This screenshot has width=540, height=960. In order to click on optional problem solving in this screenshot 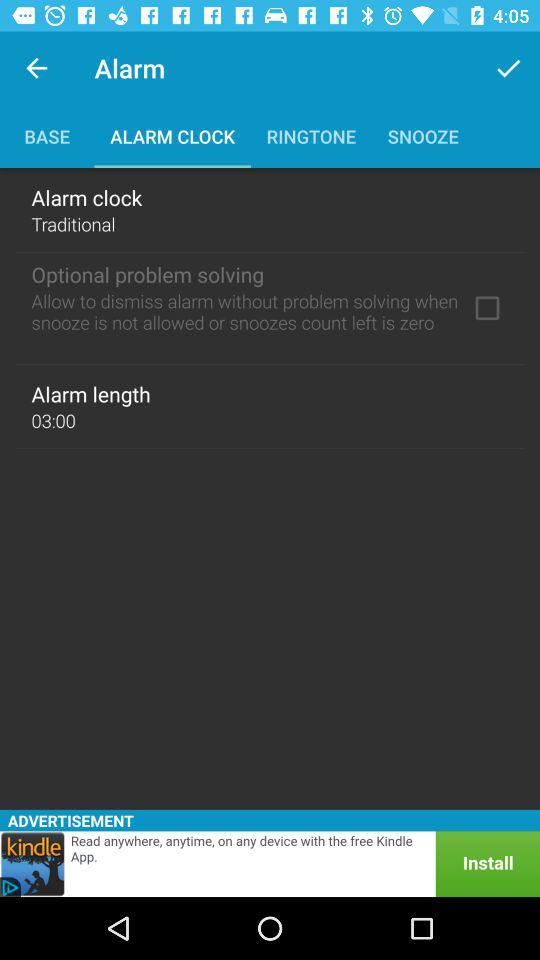, I will do `click(486, 308)`.